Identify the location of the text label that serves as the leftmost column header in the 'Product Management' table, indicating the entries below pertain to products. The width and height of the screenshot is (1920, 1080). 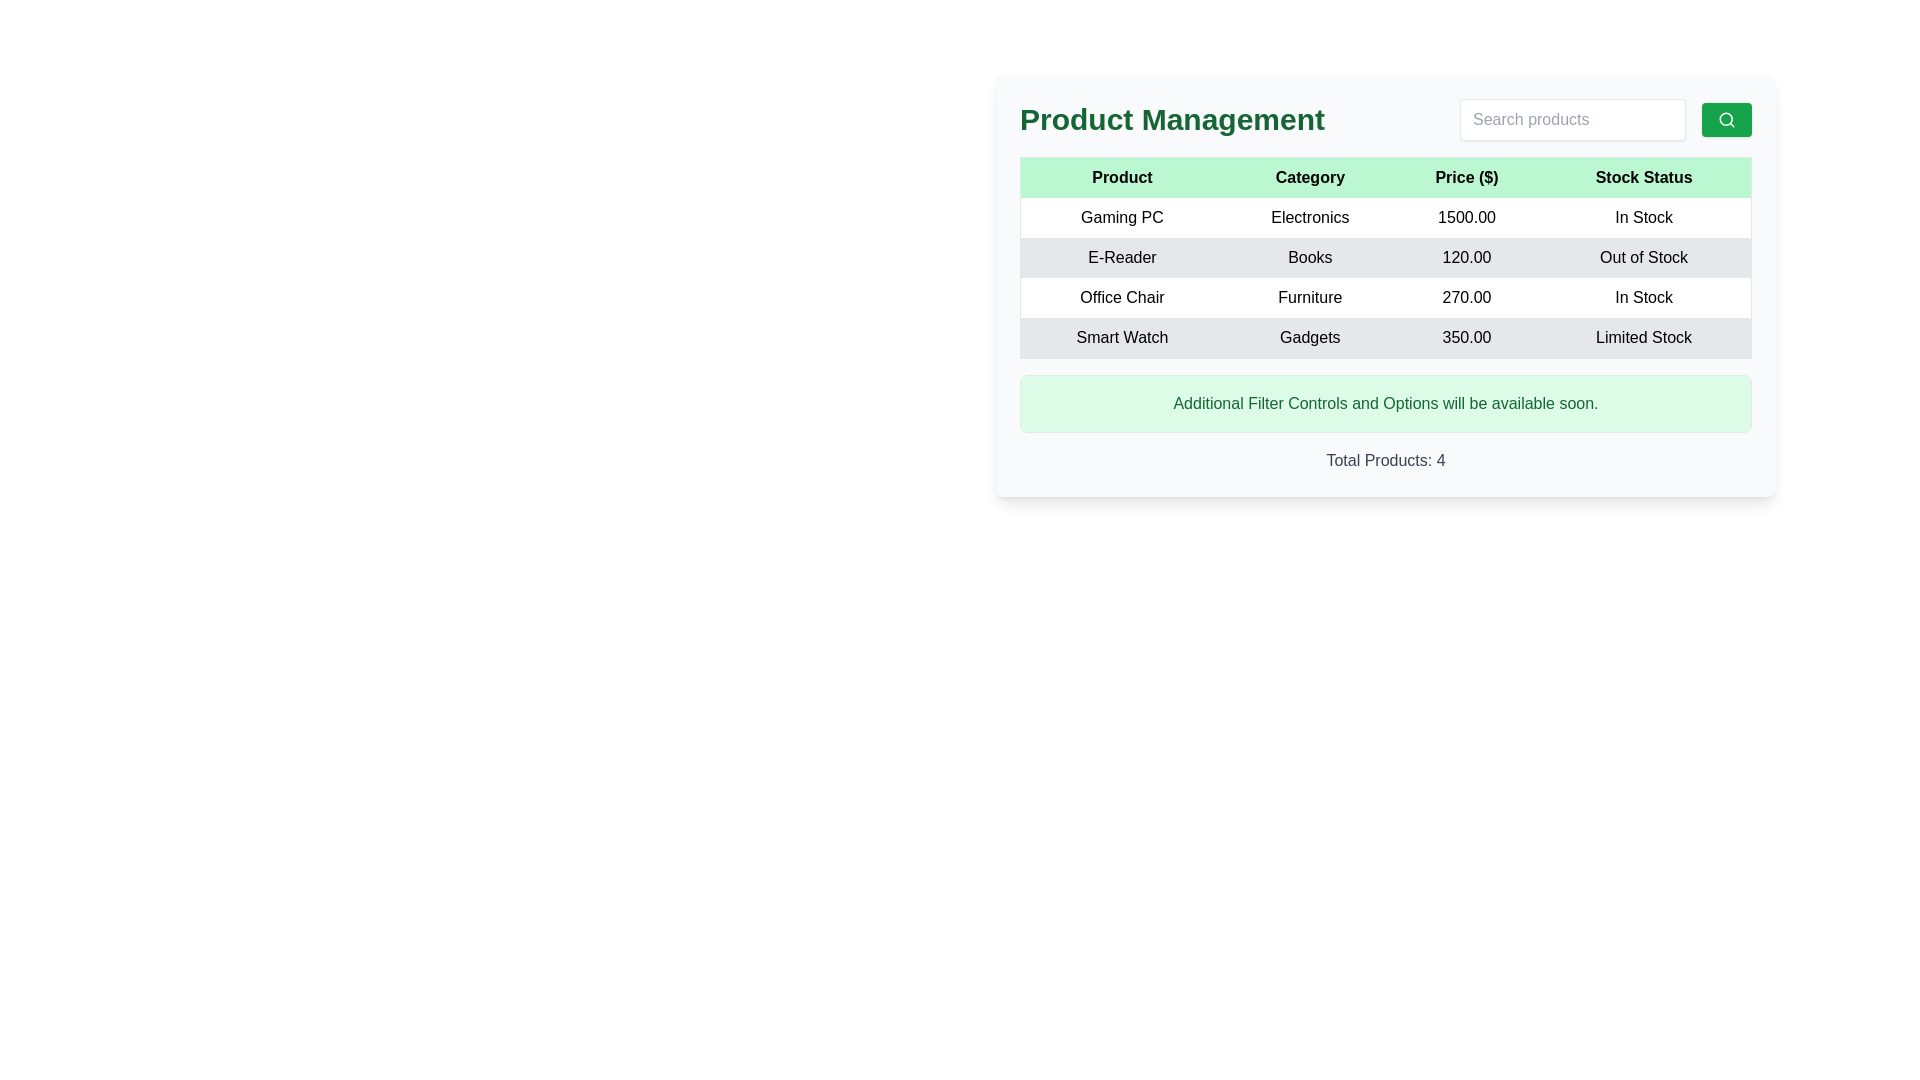
(1122, 176).